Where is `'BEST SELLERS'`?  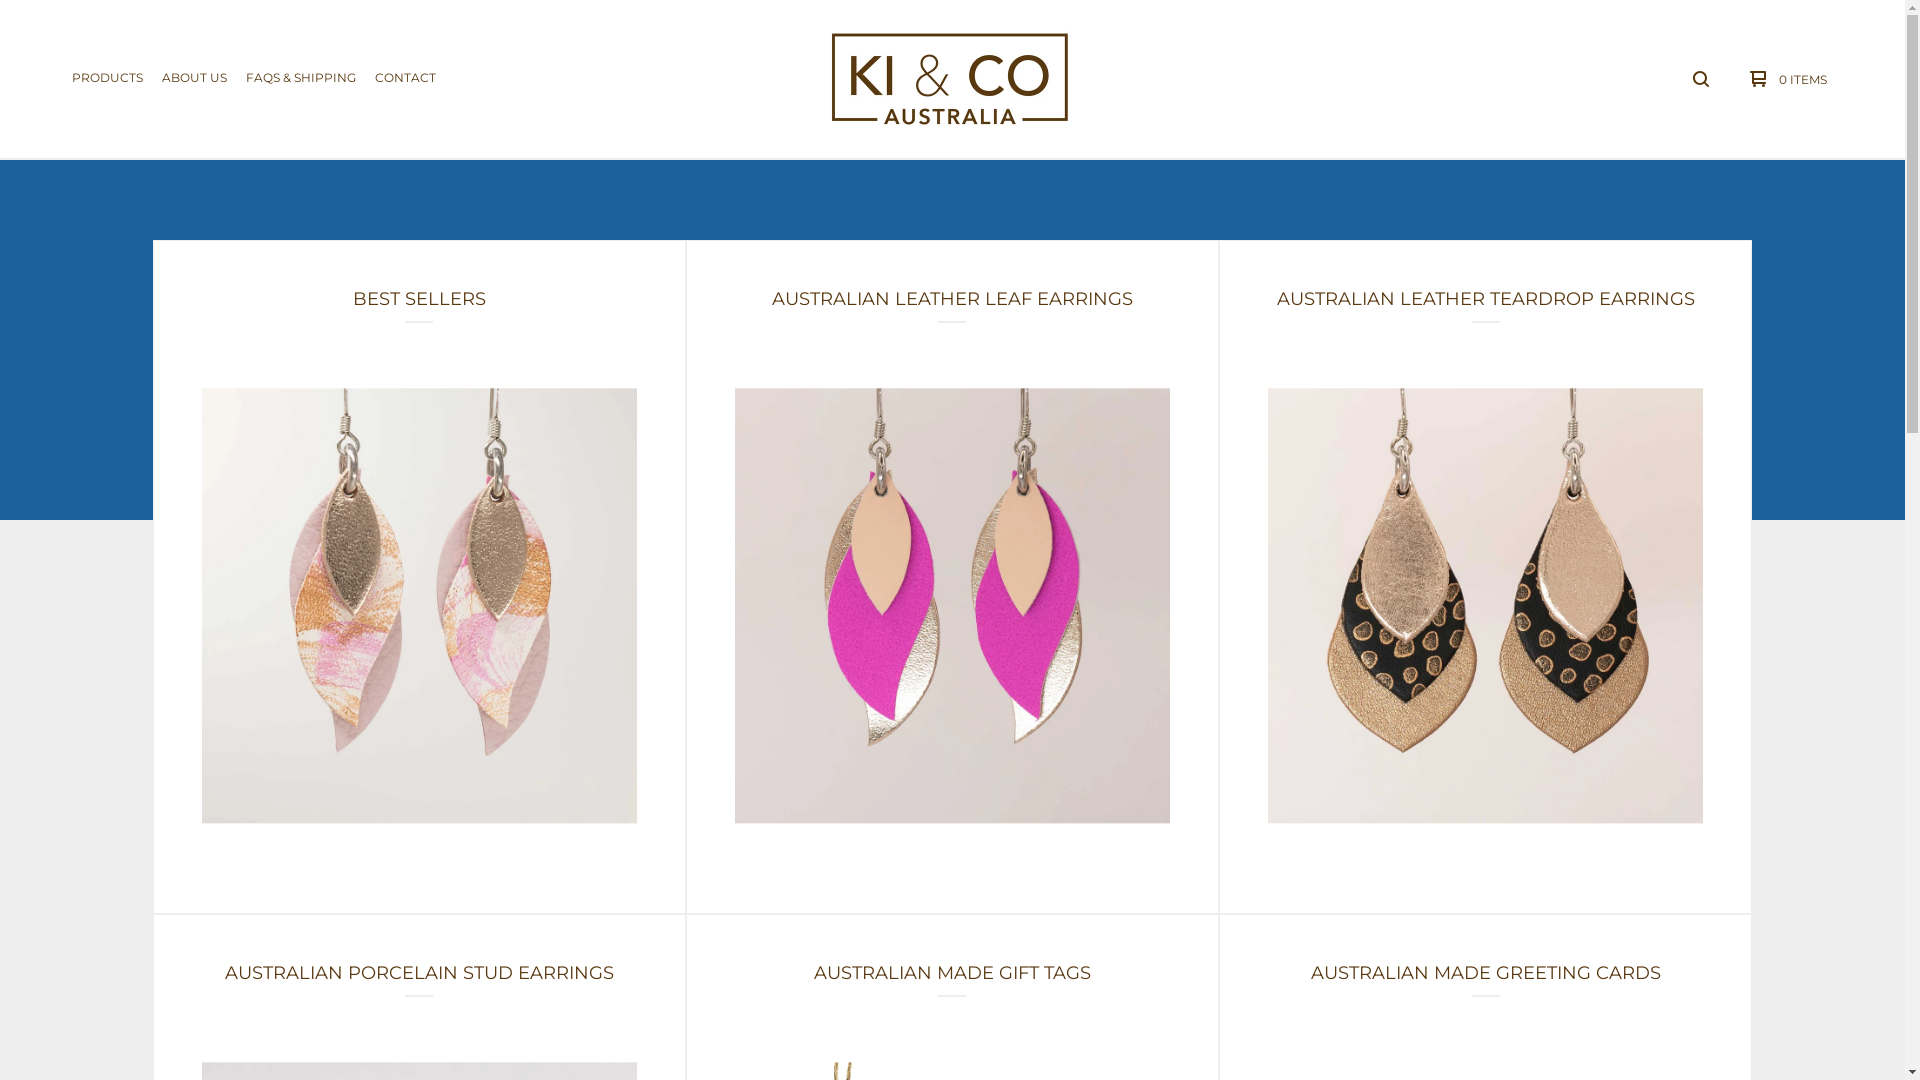 'BEST SELLERS' is located at coordinates (418, 577).